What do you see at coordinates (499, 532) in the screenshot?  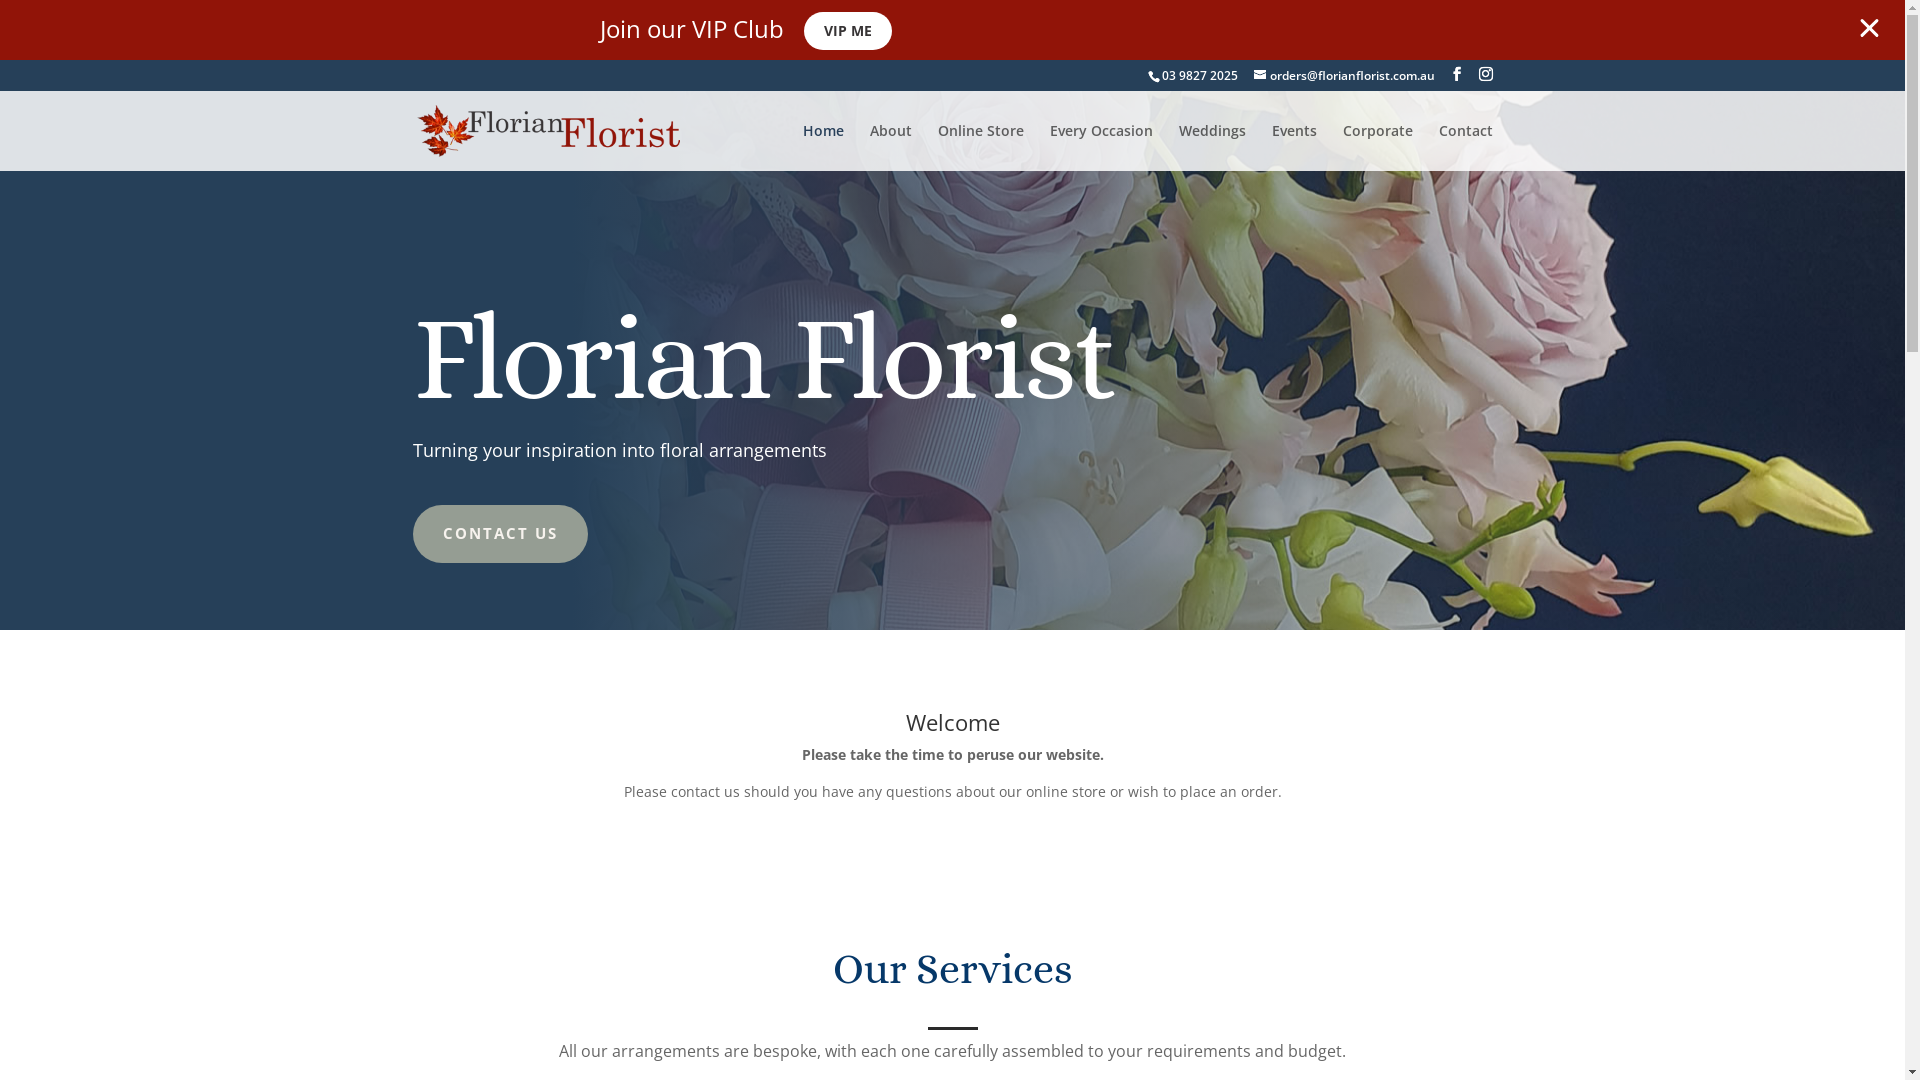 I see `'CONTACT US'` at bounding box center [499, 532].